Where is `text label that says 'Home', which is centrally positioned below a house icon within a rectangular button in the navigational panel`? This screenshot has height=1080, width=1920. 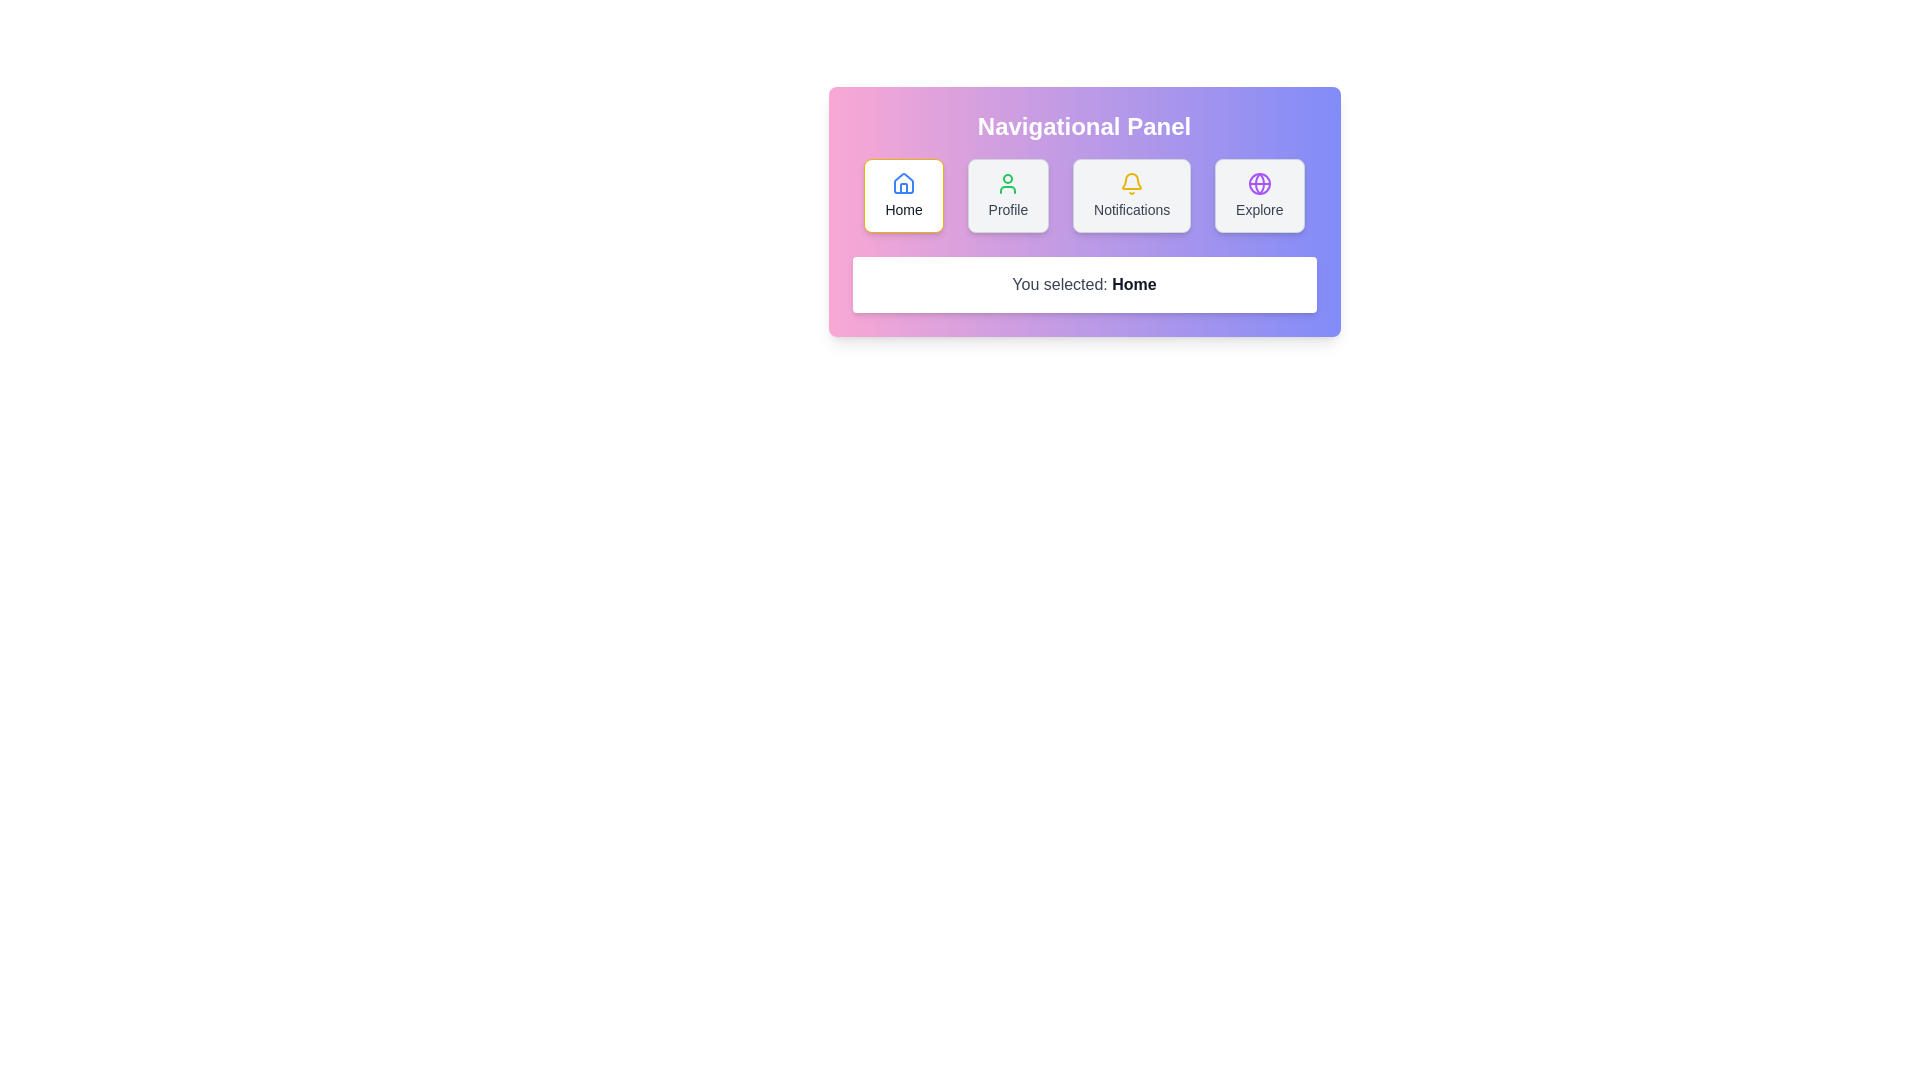
text label that says 'Home', which is centrally positioned below a house icon within a rectangular button in the navigational panel is located at coordinates (903, 209).